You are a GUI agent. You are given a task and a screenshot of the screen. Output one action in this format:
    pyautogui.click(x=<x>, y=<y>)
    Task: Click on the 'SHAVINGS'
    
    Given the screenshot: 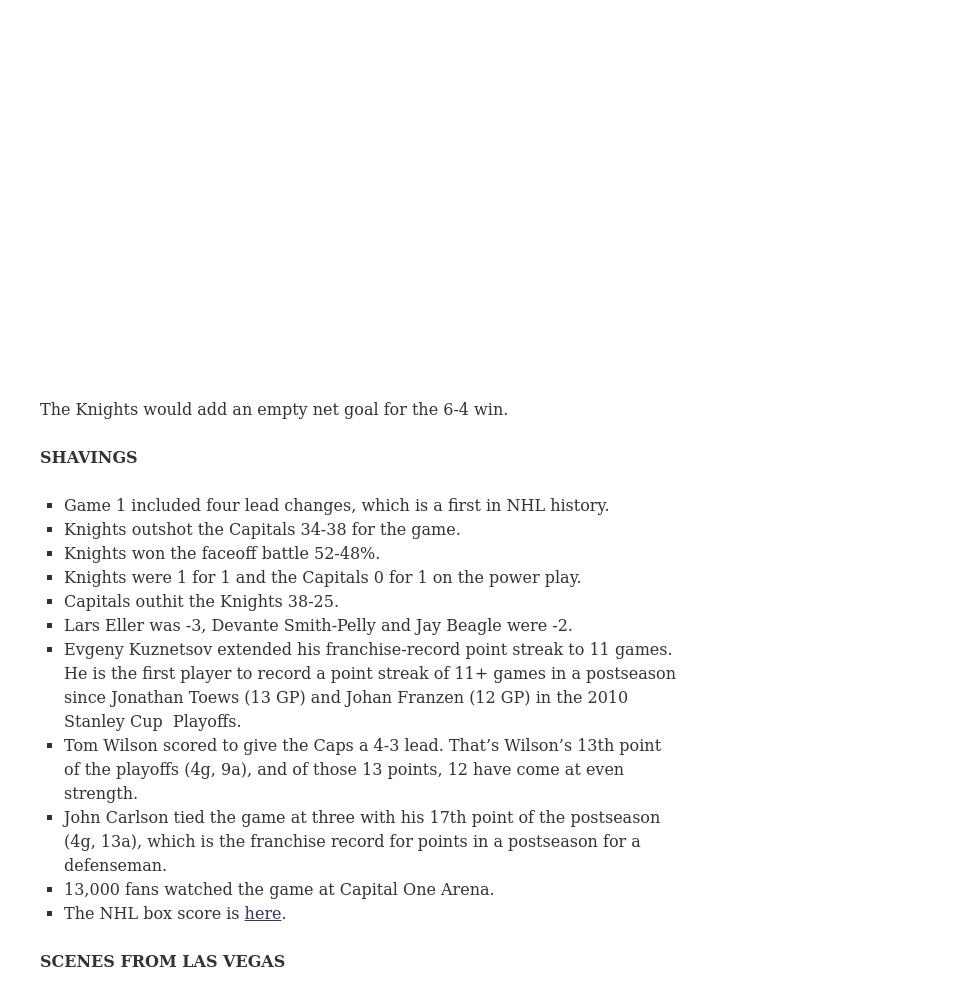 What is the action you would take?
    pyautogui.click(x=88, y=457)
    